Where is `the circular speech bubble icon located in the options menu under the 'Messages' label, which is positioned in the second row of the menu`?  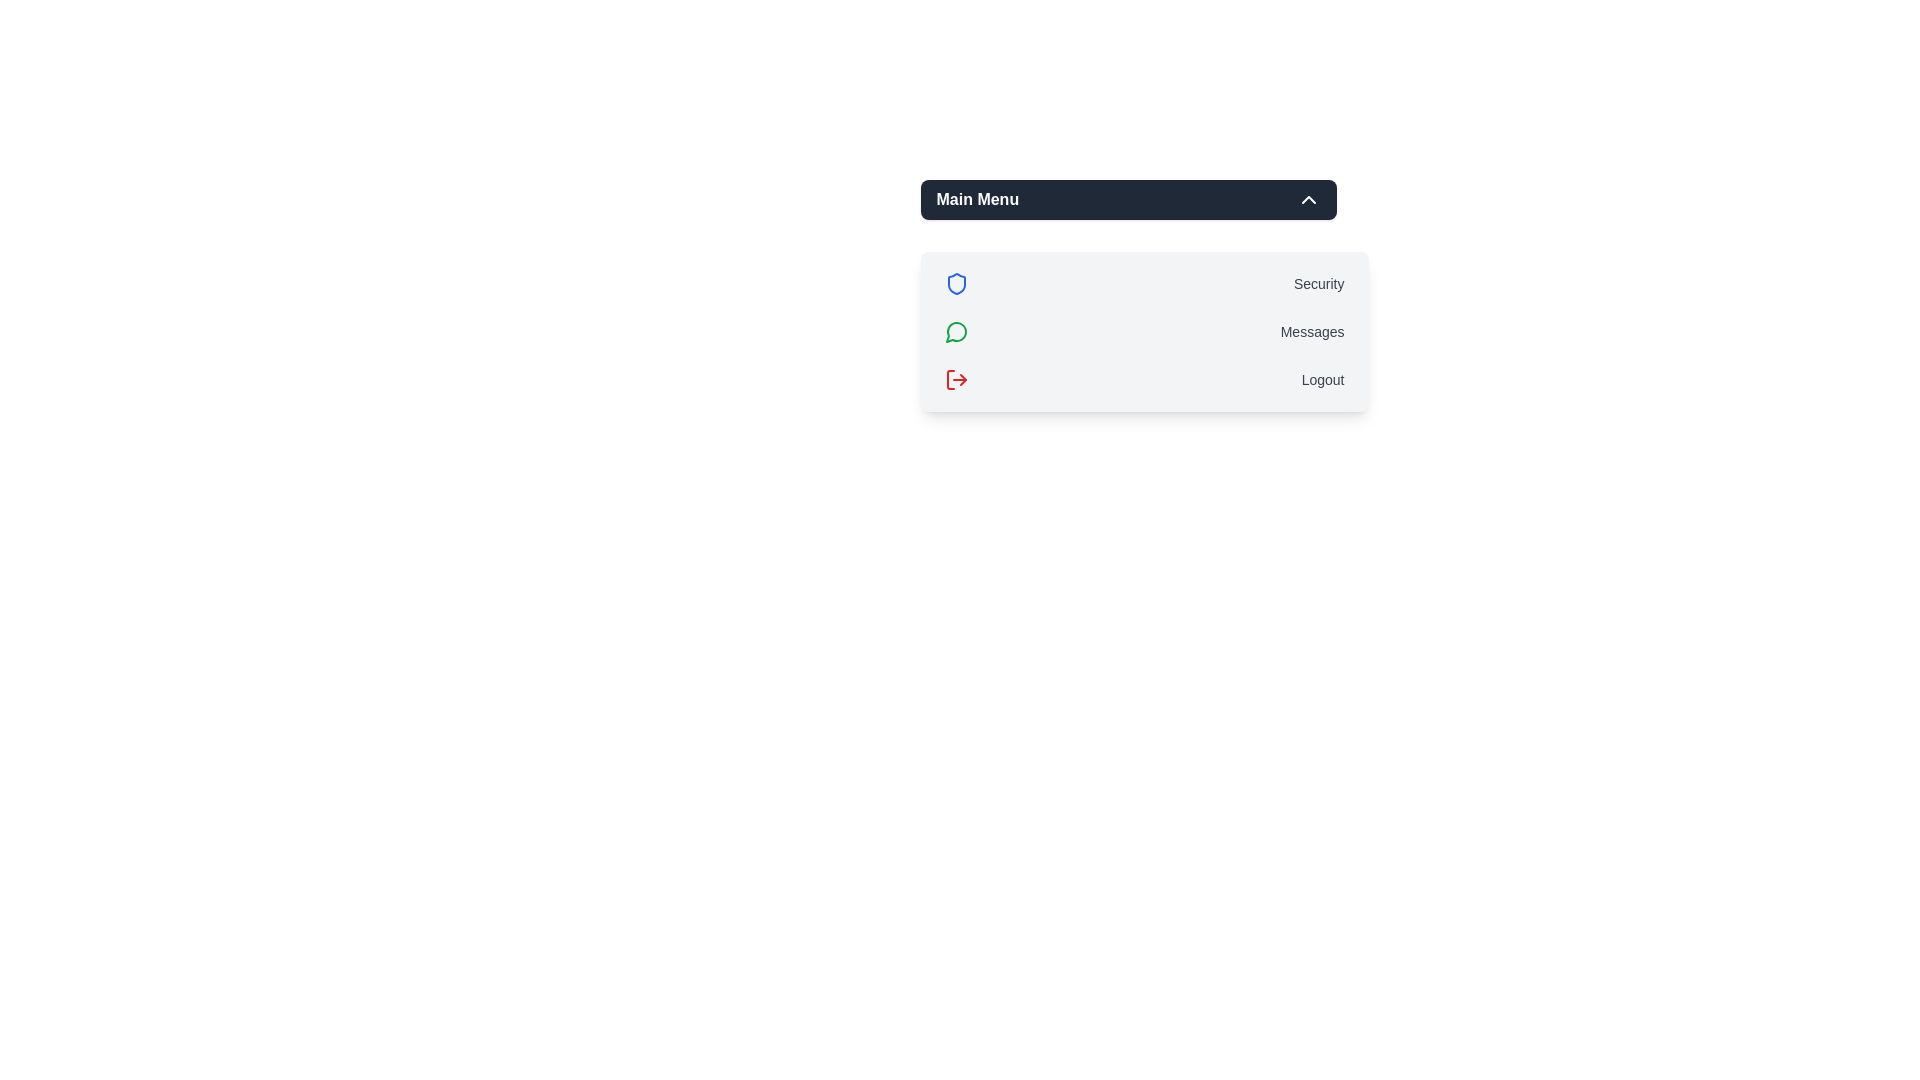 the circular speech bubble icon located in the options menu under the 'Messages' label, which is positioned in the second row of the menu is located at coordinates (954, 331).